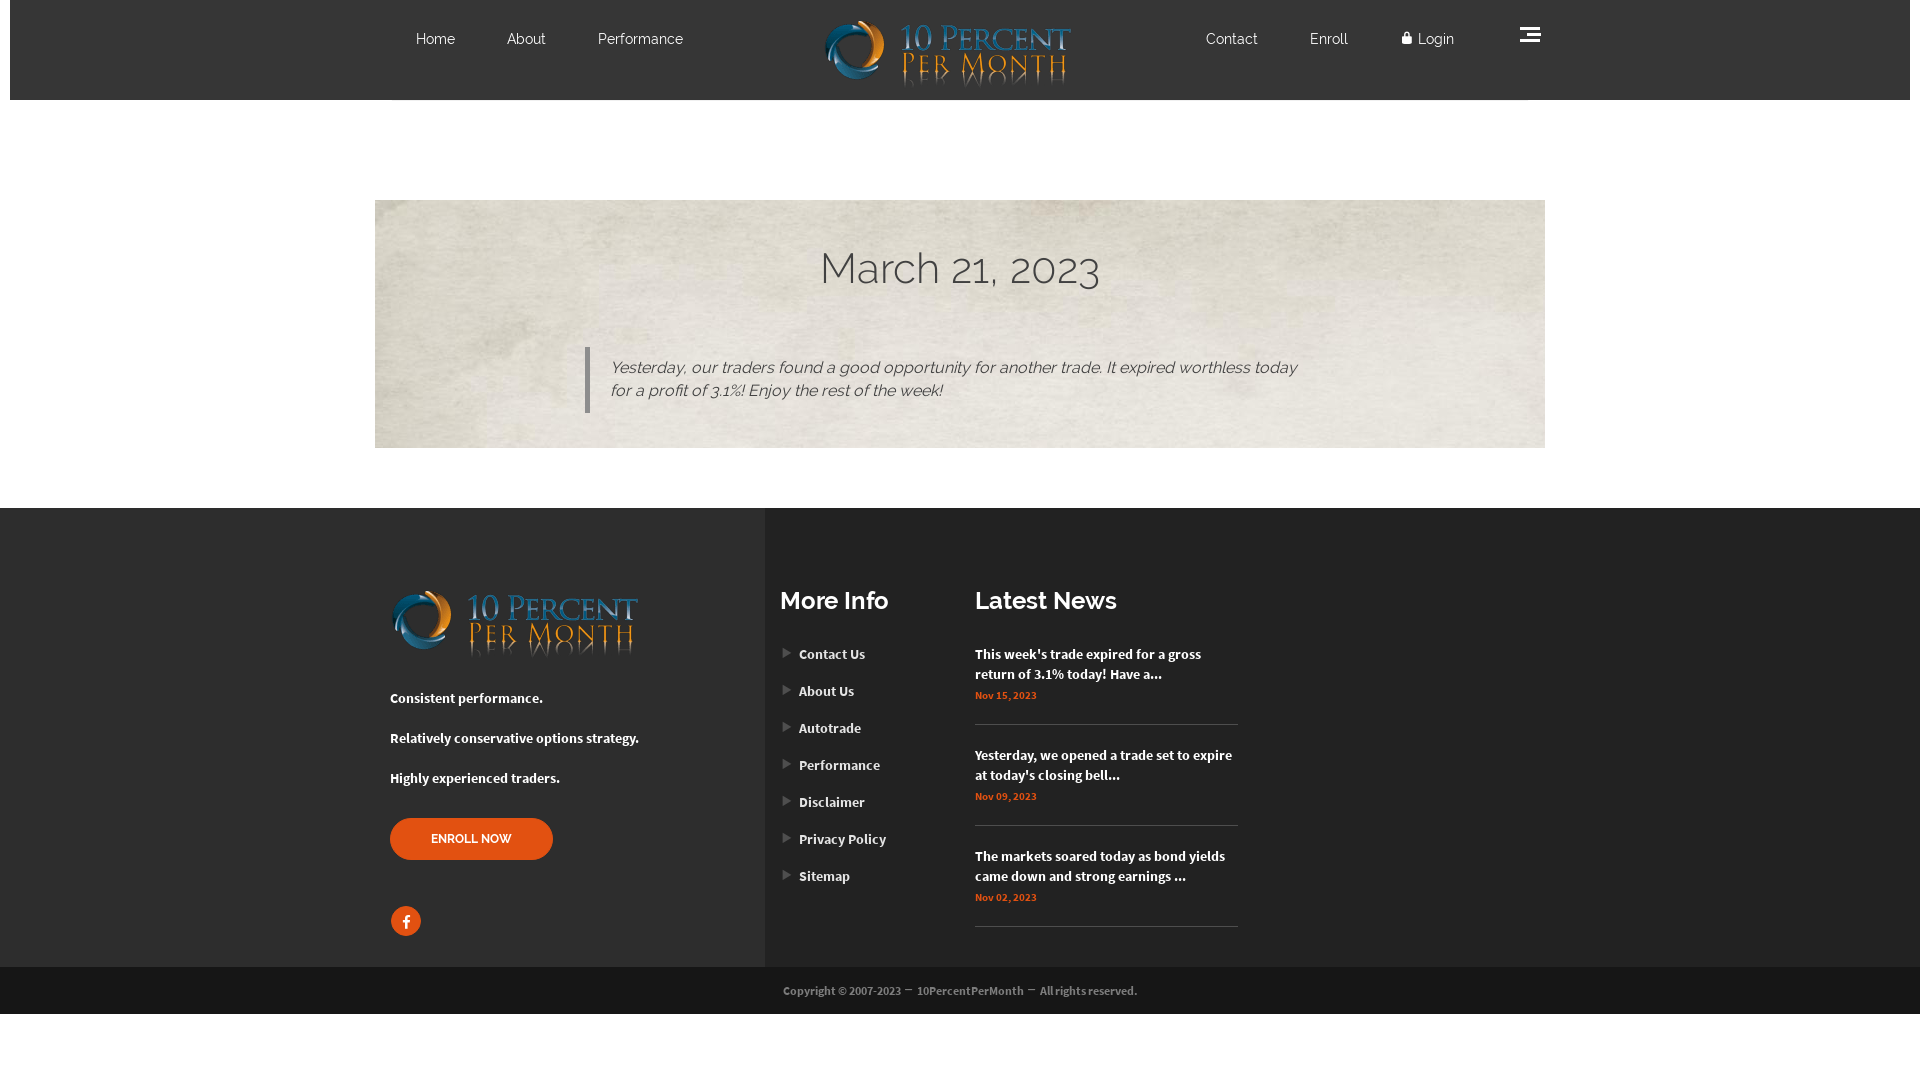 The width and height of the screenshot is (1920, 1080). What do you see at coordinates (815, 874) in the screenshot?
I see `'Sitemap'` at bounding box center [815, 874].